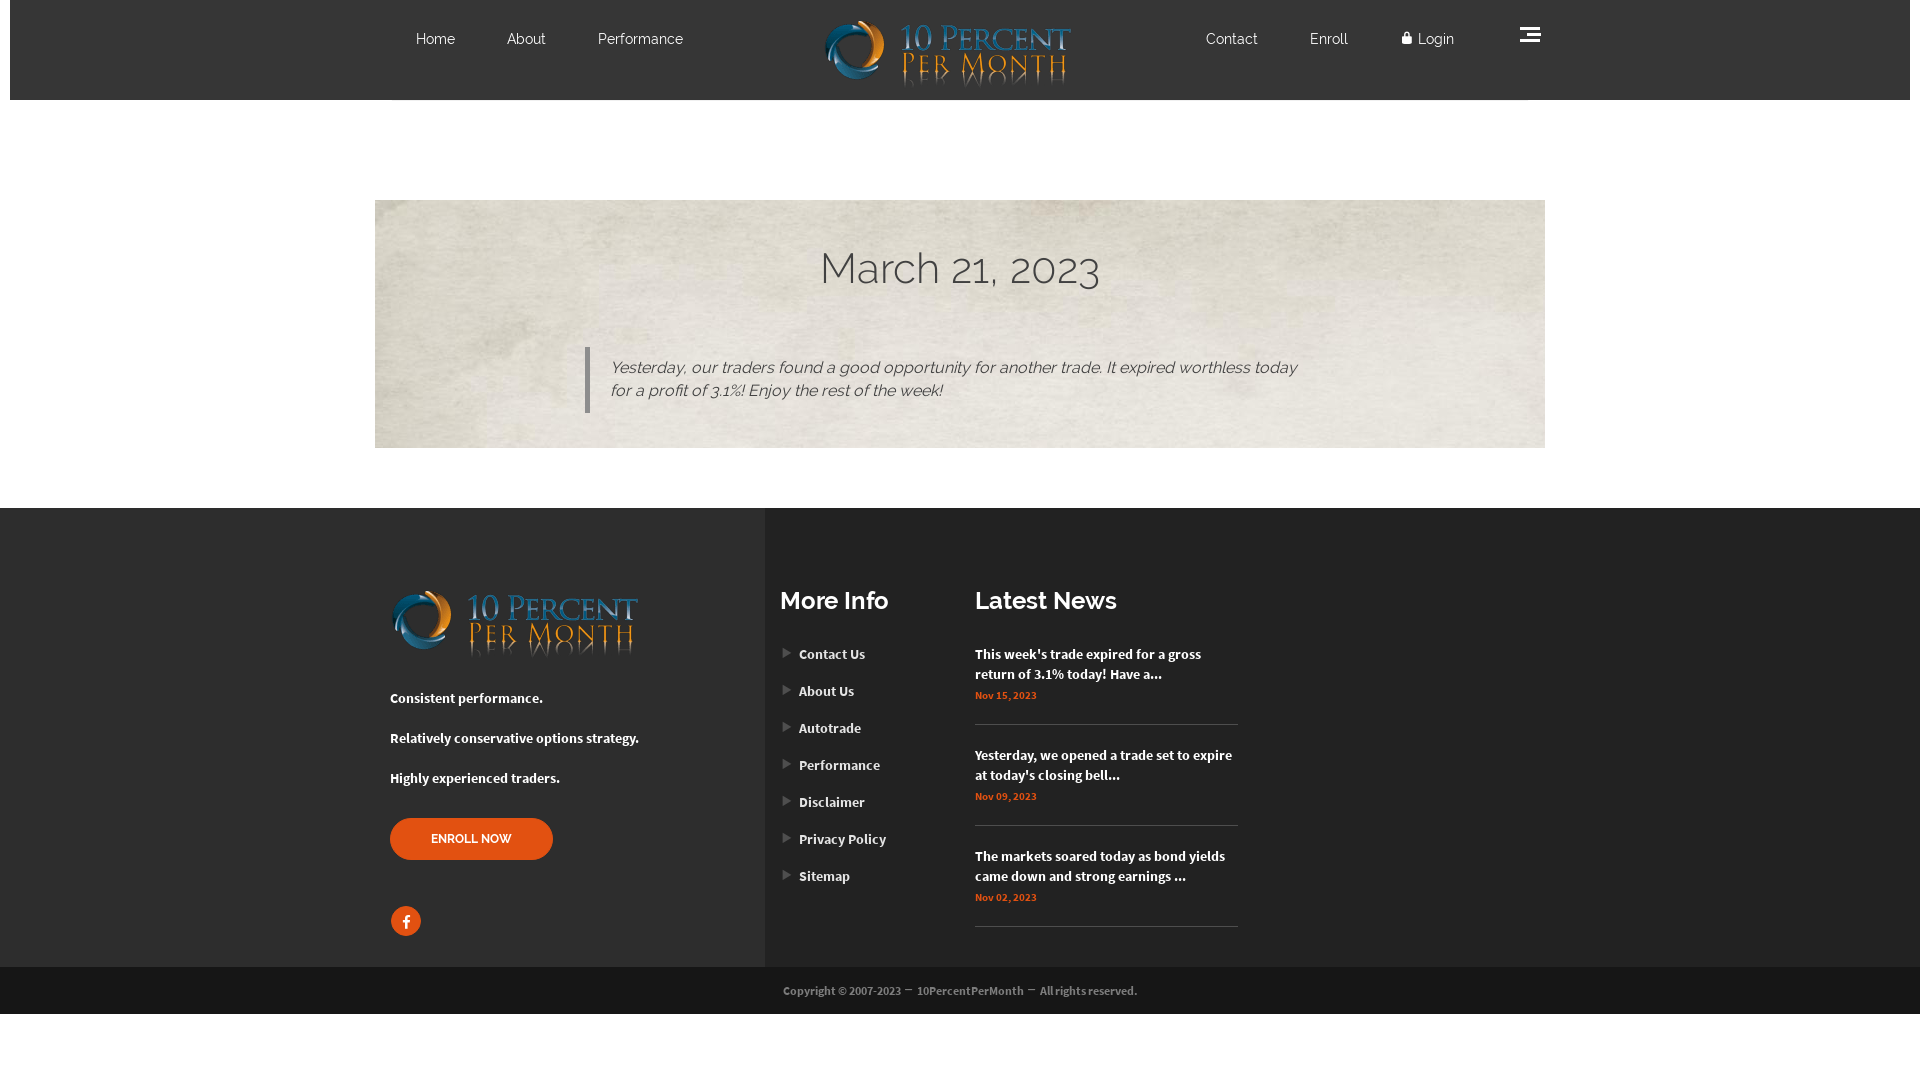 The width and height of the screenshot is (1920, 1080). What do you see at coordinates (815, 874) in the screenshot?
I see `'Sitemap'` at bounding box center [815, 874].